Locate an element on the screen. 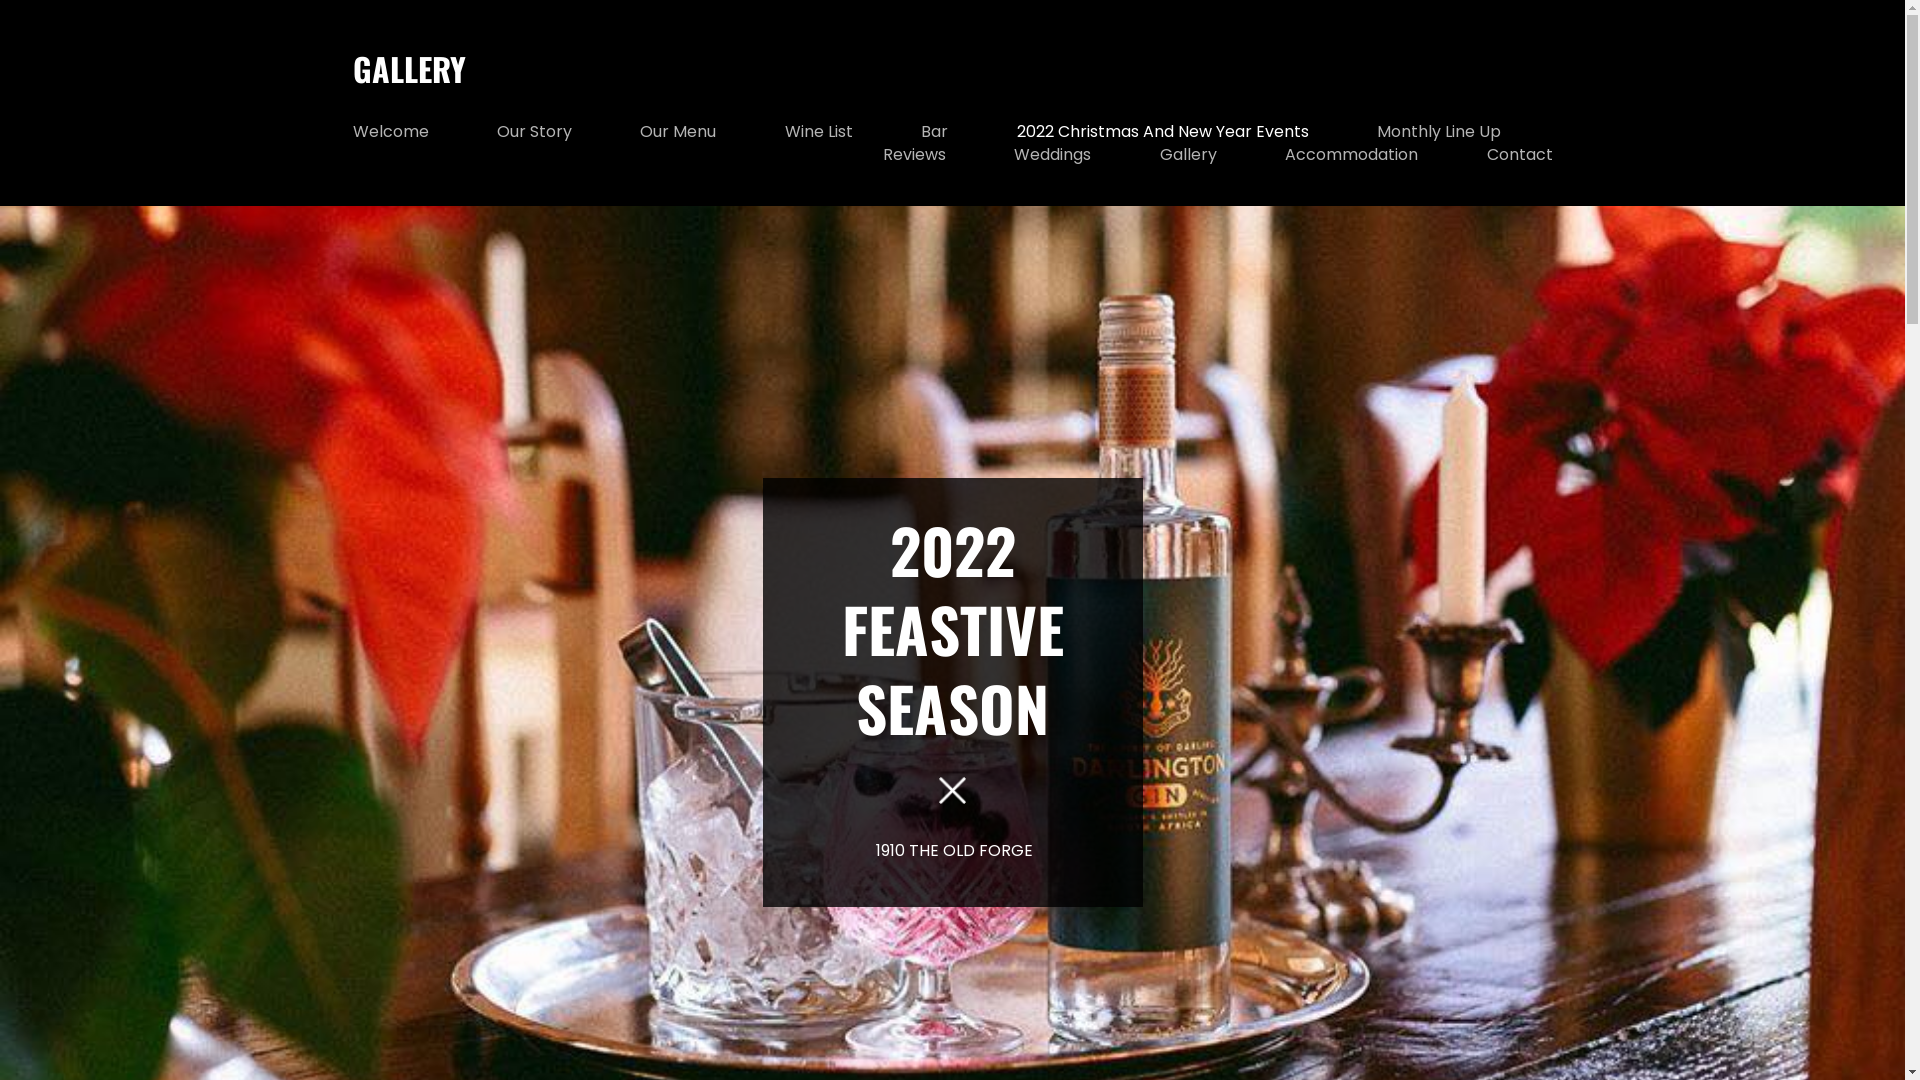  'Weddings' is located at coordinates (1051, 153).